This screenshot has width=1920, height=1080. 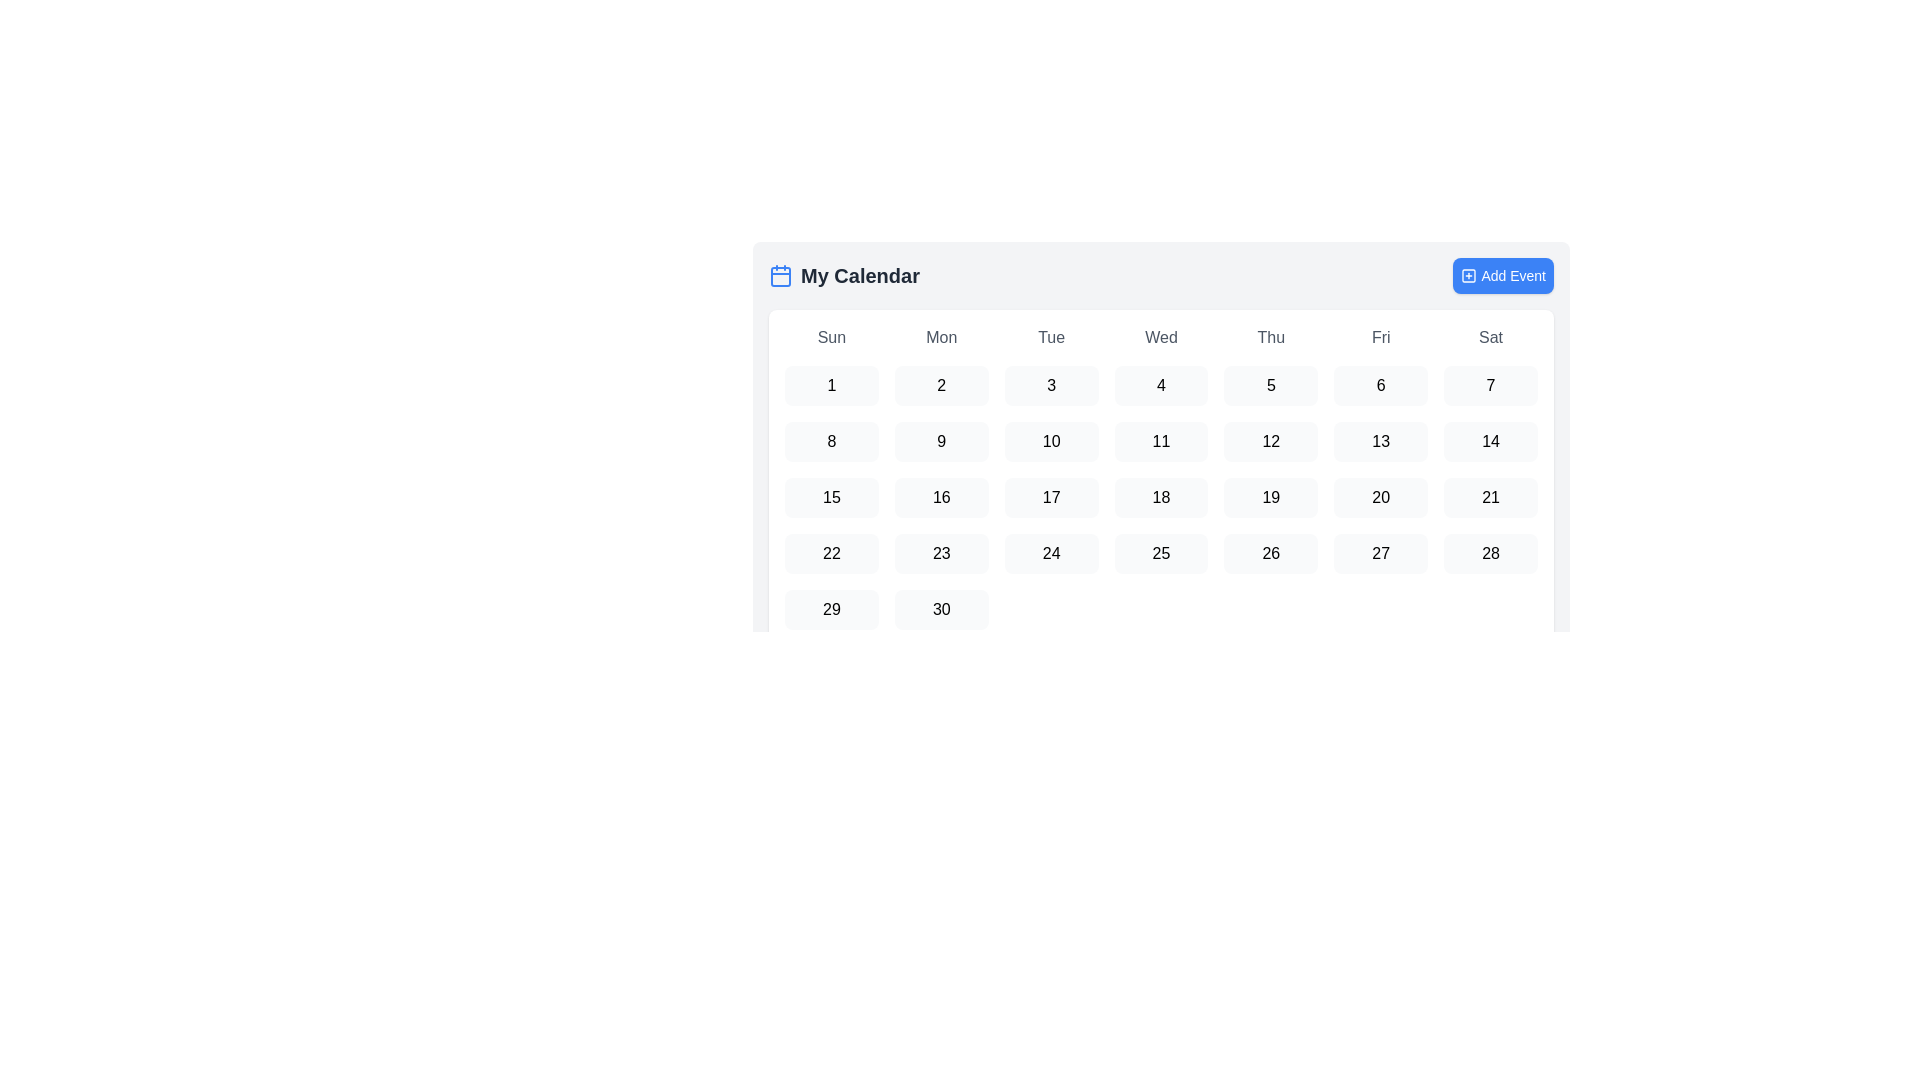 I want to click on the Date cell in the calendar grid that displays the number '12', located in the fourth row and fifth column under the 'Thu' column, so click(x=1270, y=441).